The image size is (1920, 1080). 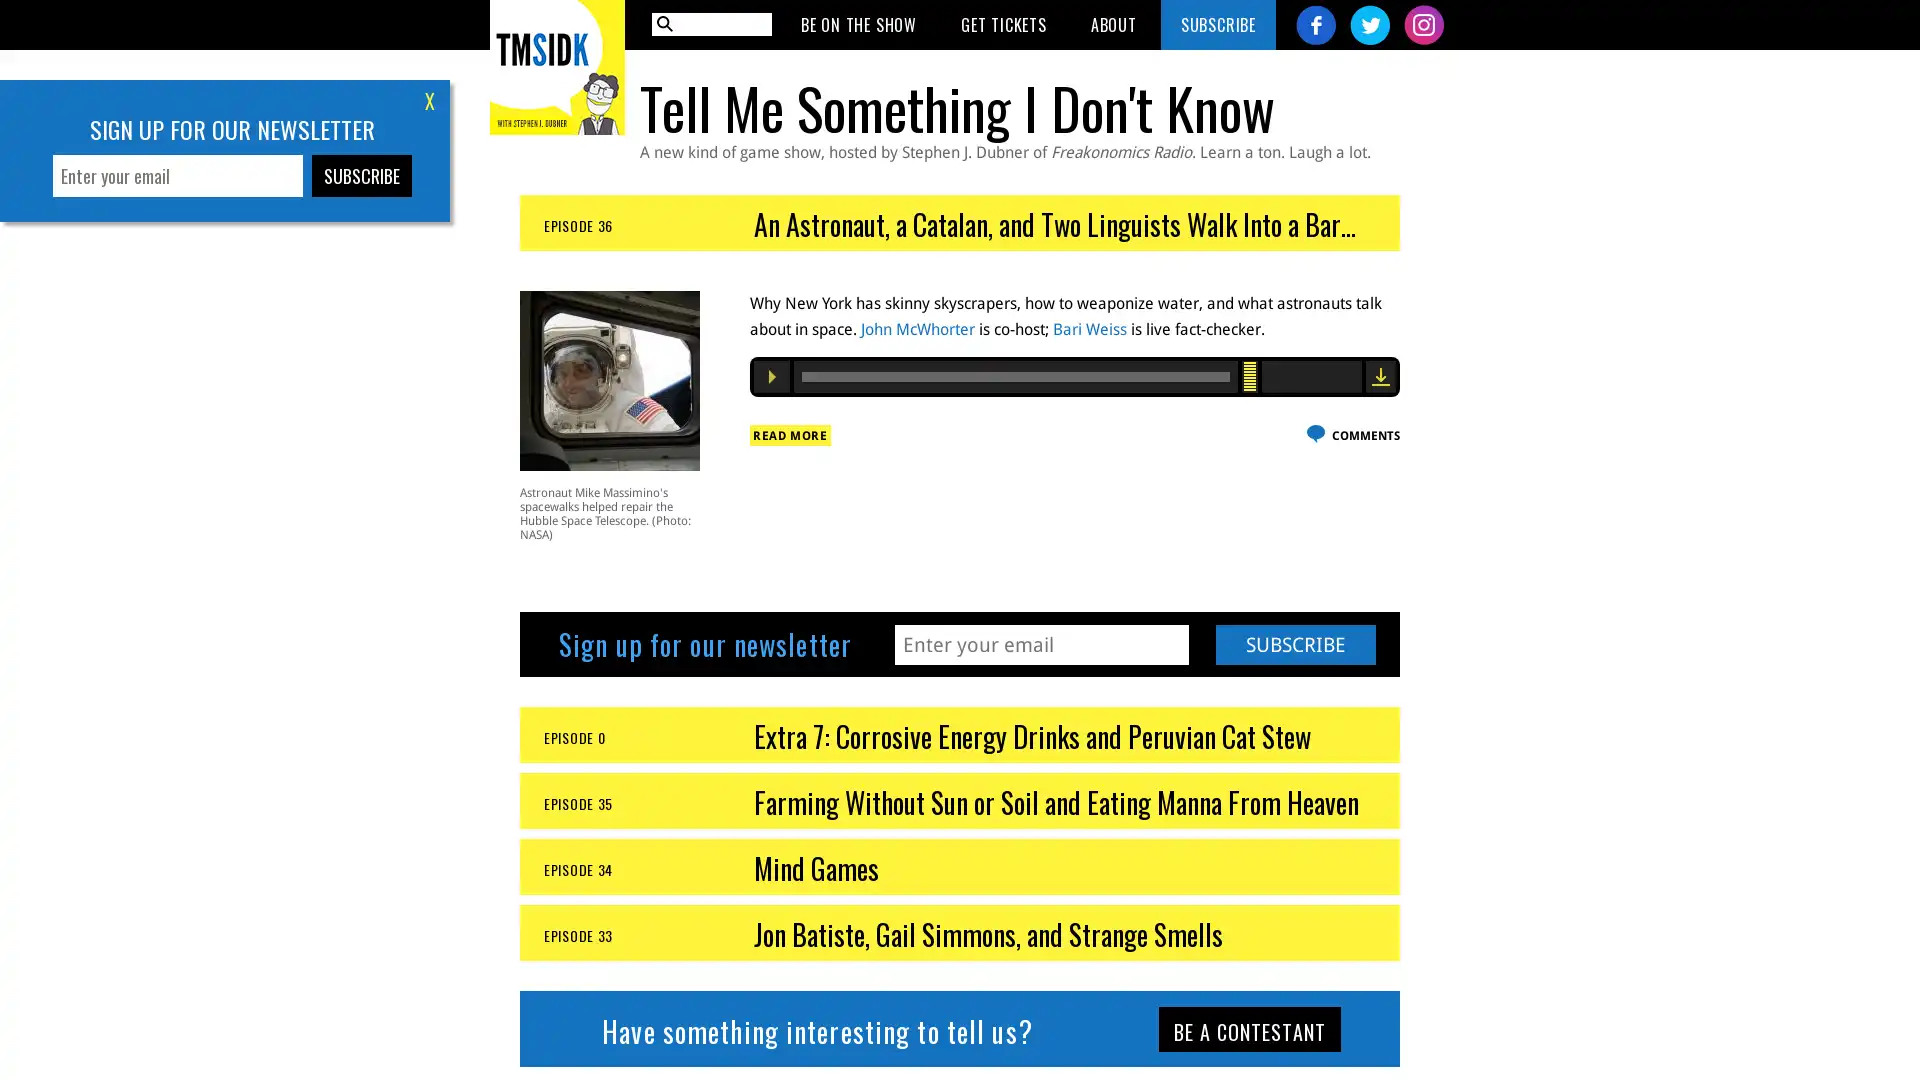 I want to click on Subscribe, so click(x=361, y=175).